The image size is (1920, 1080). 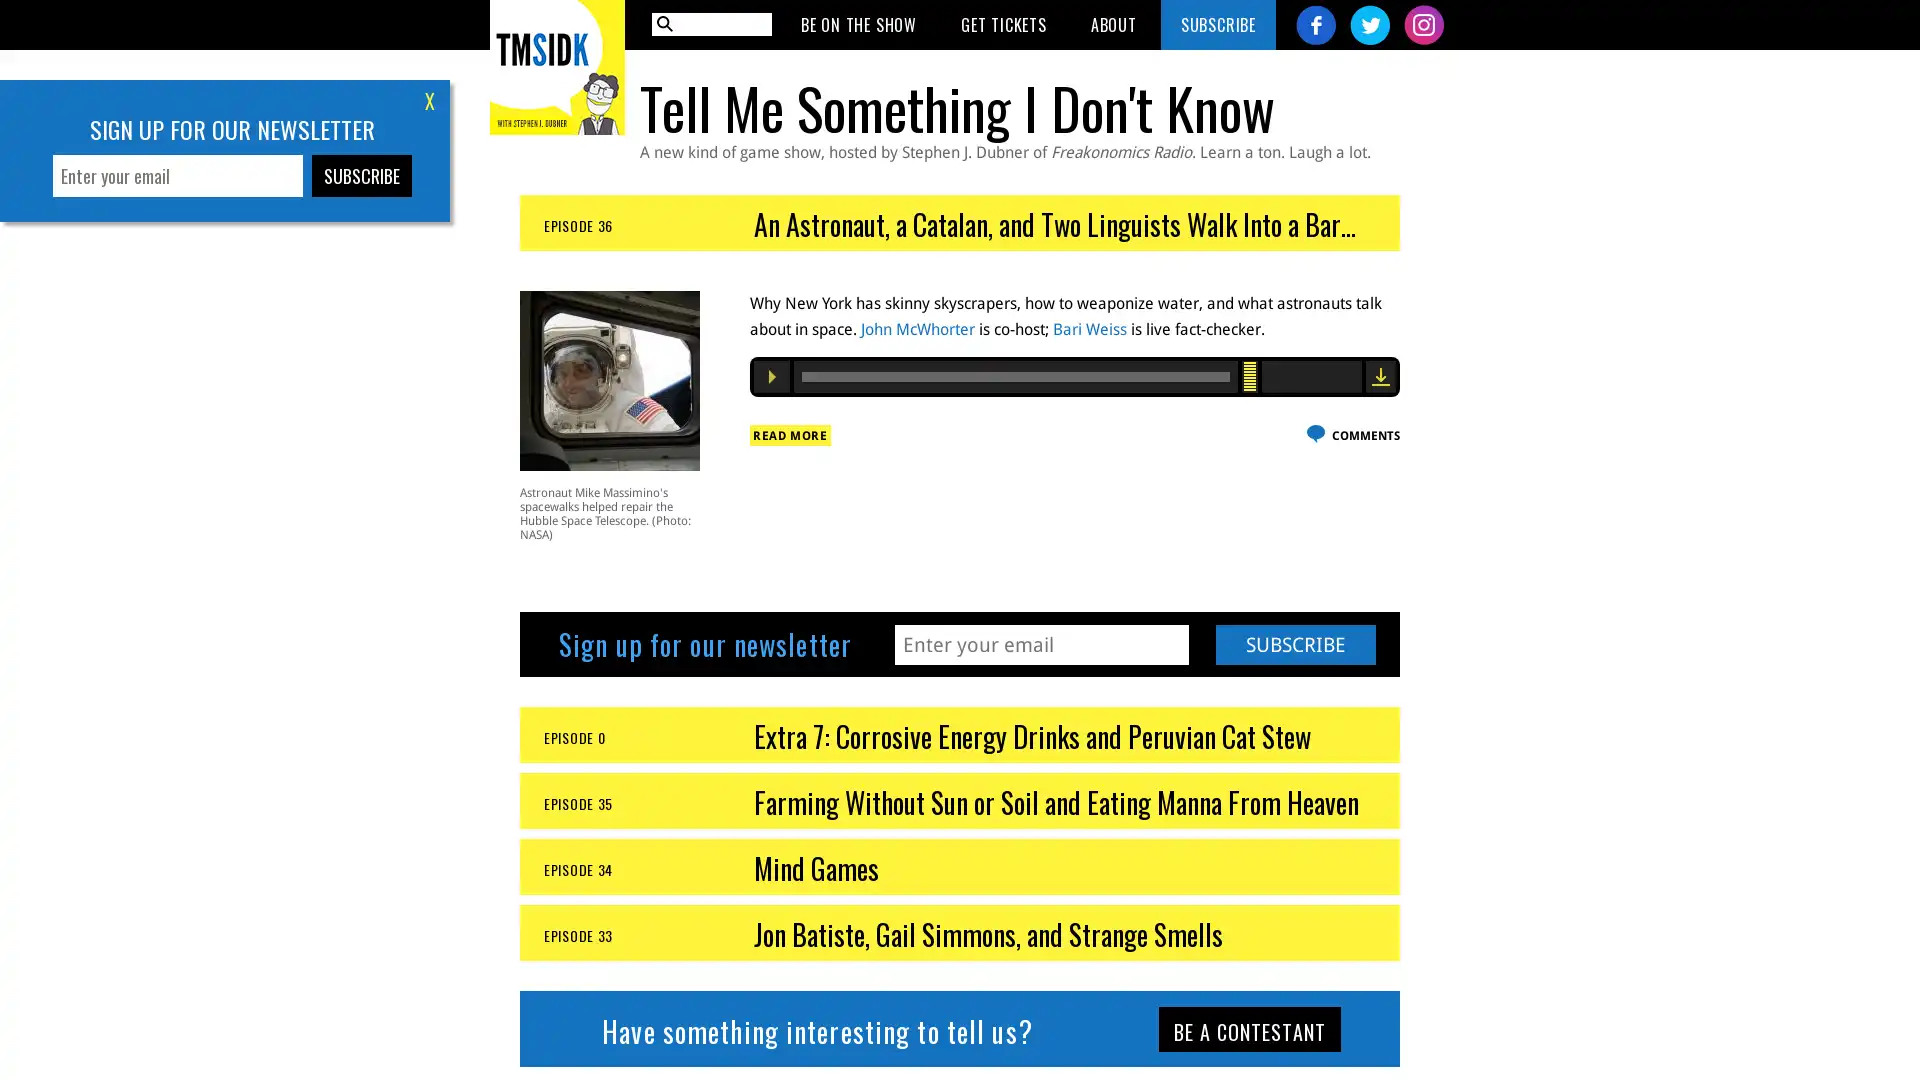 I want to click on Subscribe, so click(x=361, y=175).